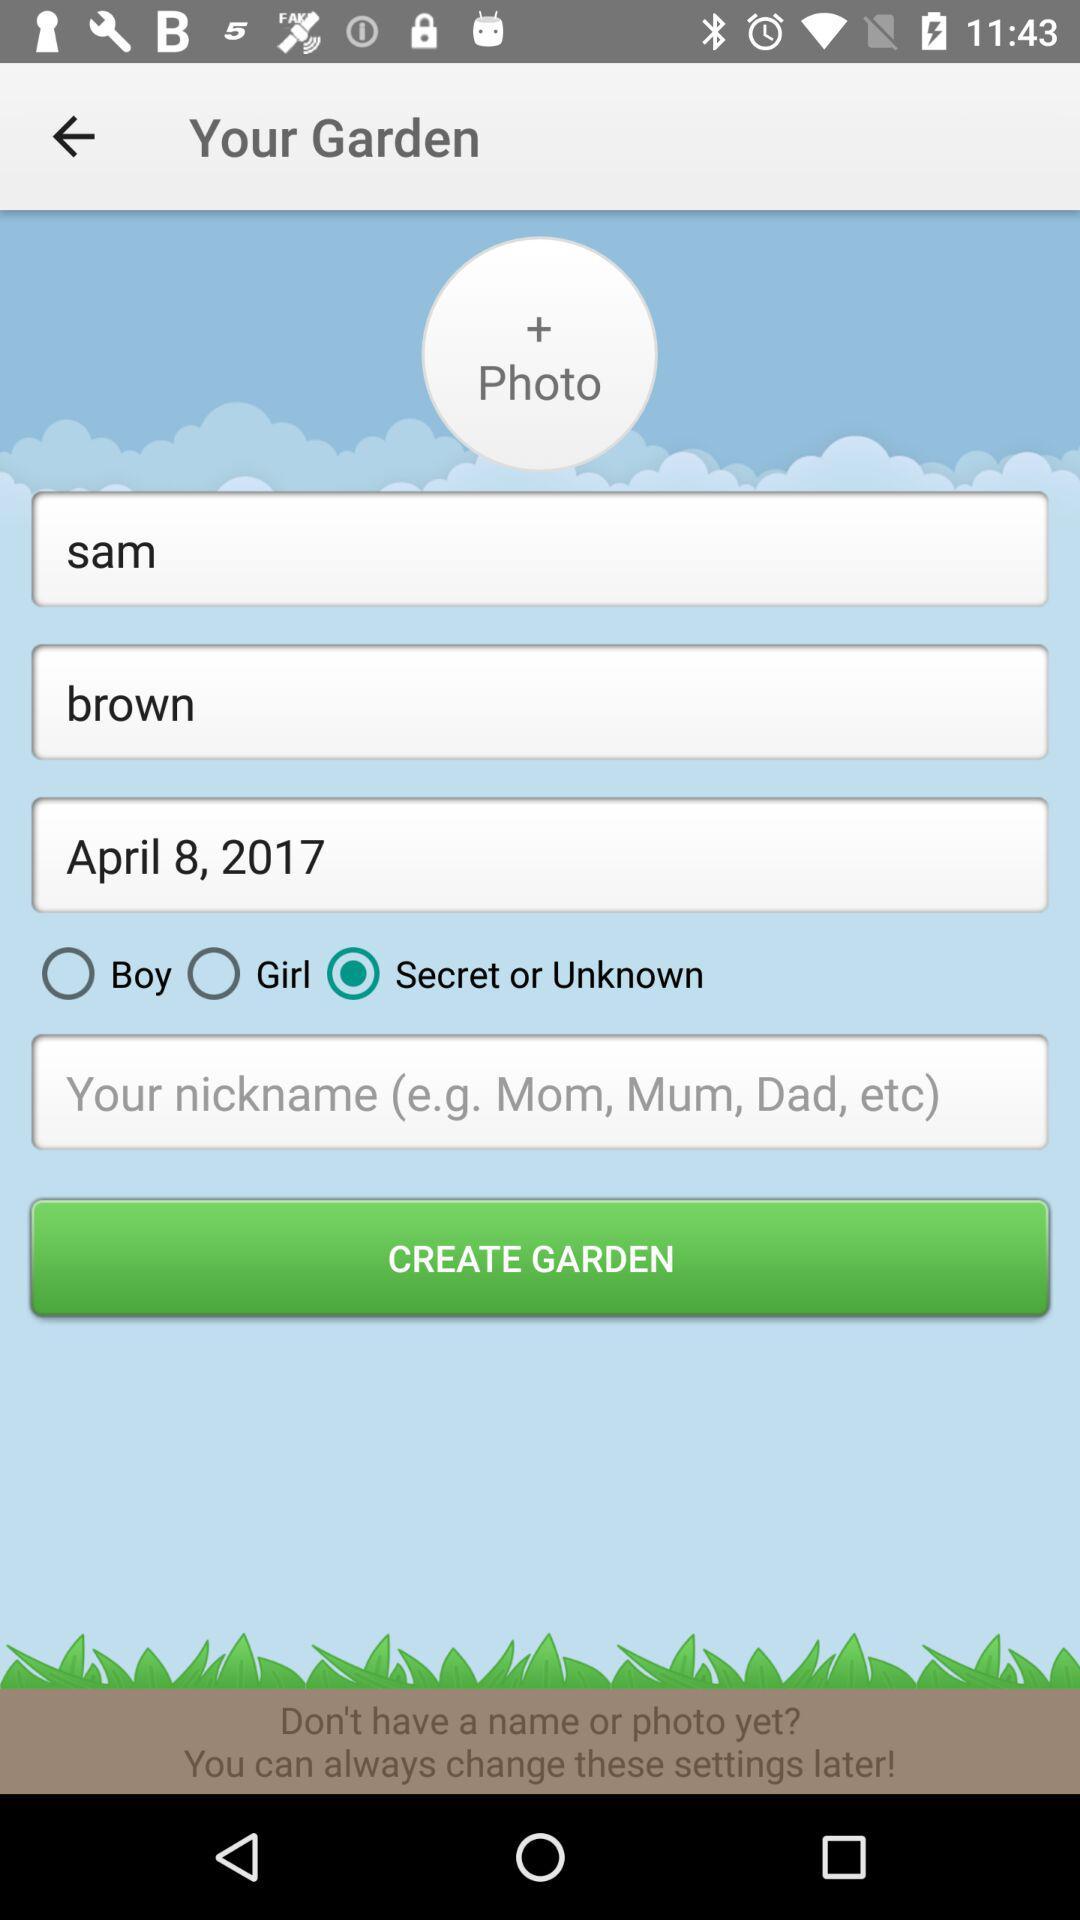  What do you see at coordinates (538, 354) in the screenshot?
I see `photo` at bounding box center [538, 354].